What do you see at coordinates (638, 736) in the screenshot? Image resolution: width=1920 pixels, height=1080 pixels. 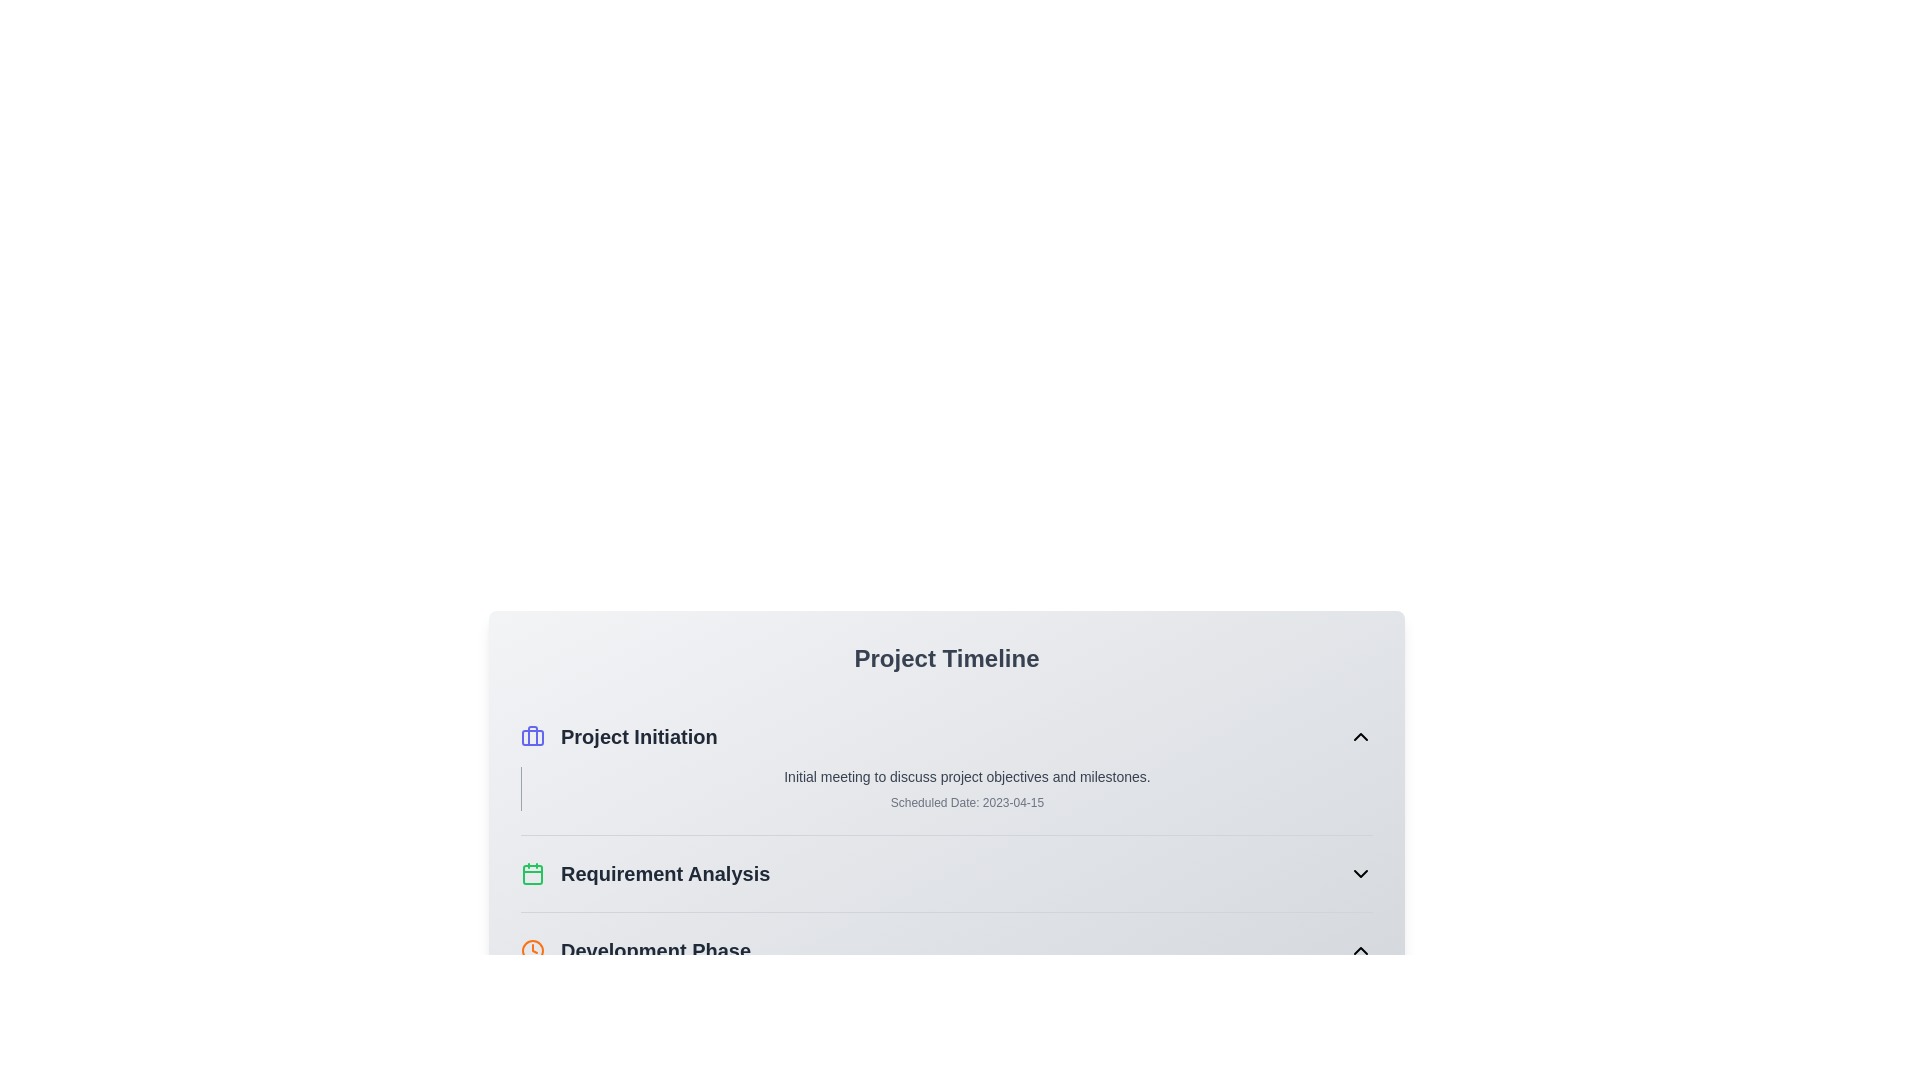 I see `the Text Label that serves as the title for a specific section in the 'Project Timeline', located near the top-left section of the list of phases, to the right of a briefcase icon` at bounding box center [638, 736].